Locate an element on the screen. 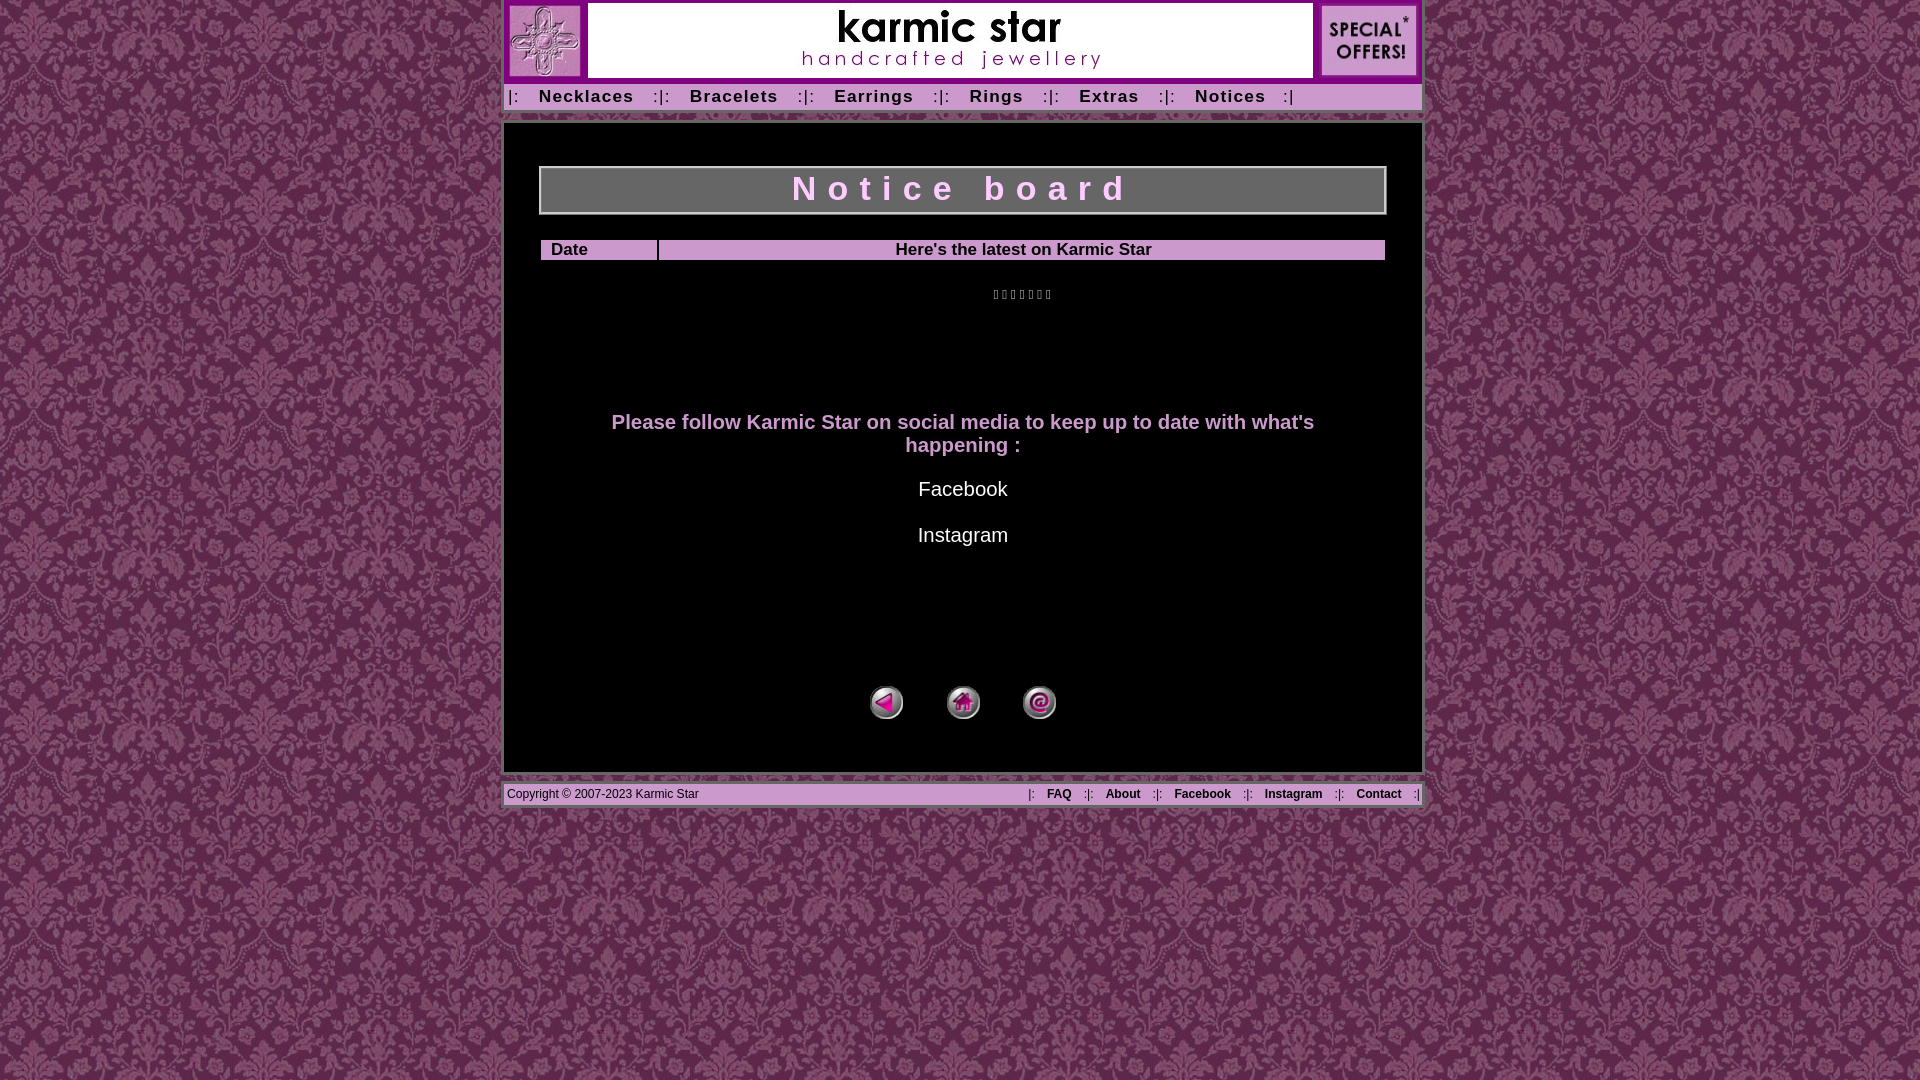 The height and width of the screenshot is (1080, 1920). 'Back' is located at coordinates (849, 701).